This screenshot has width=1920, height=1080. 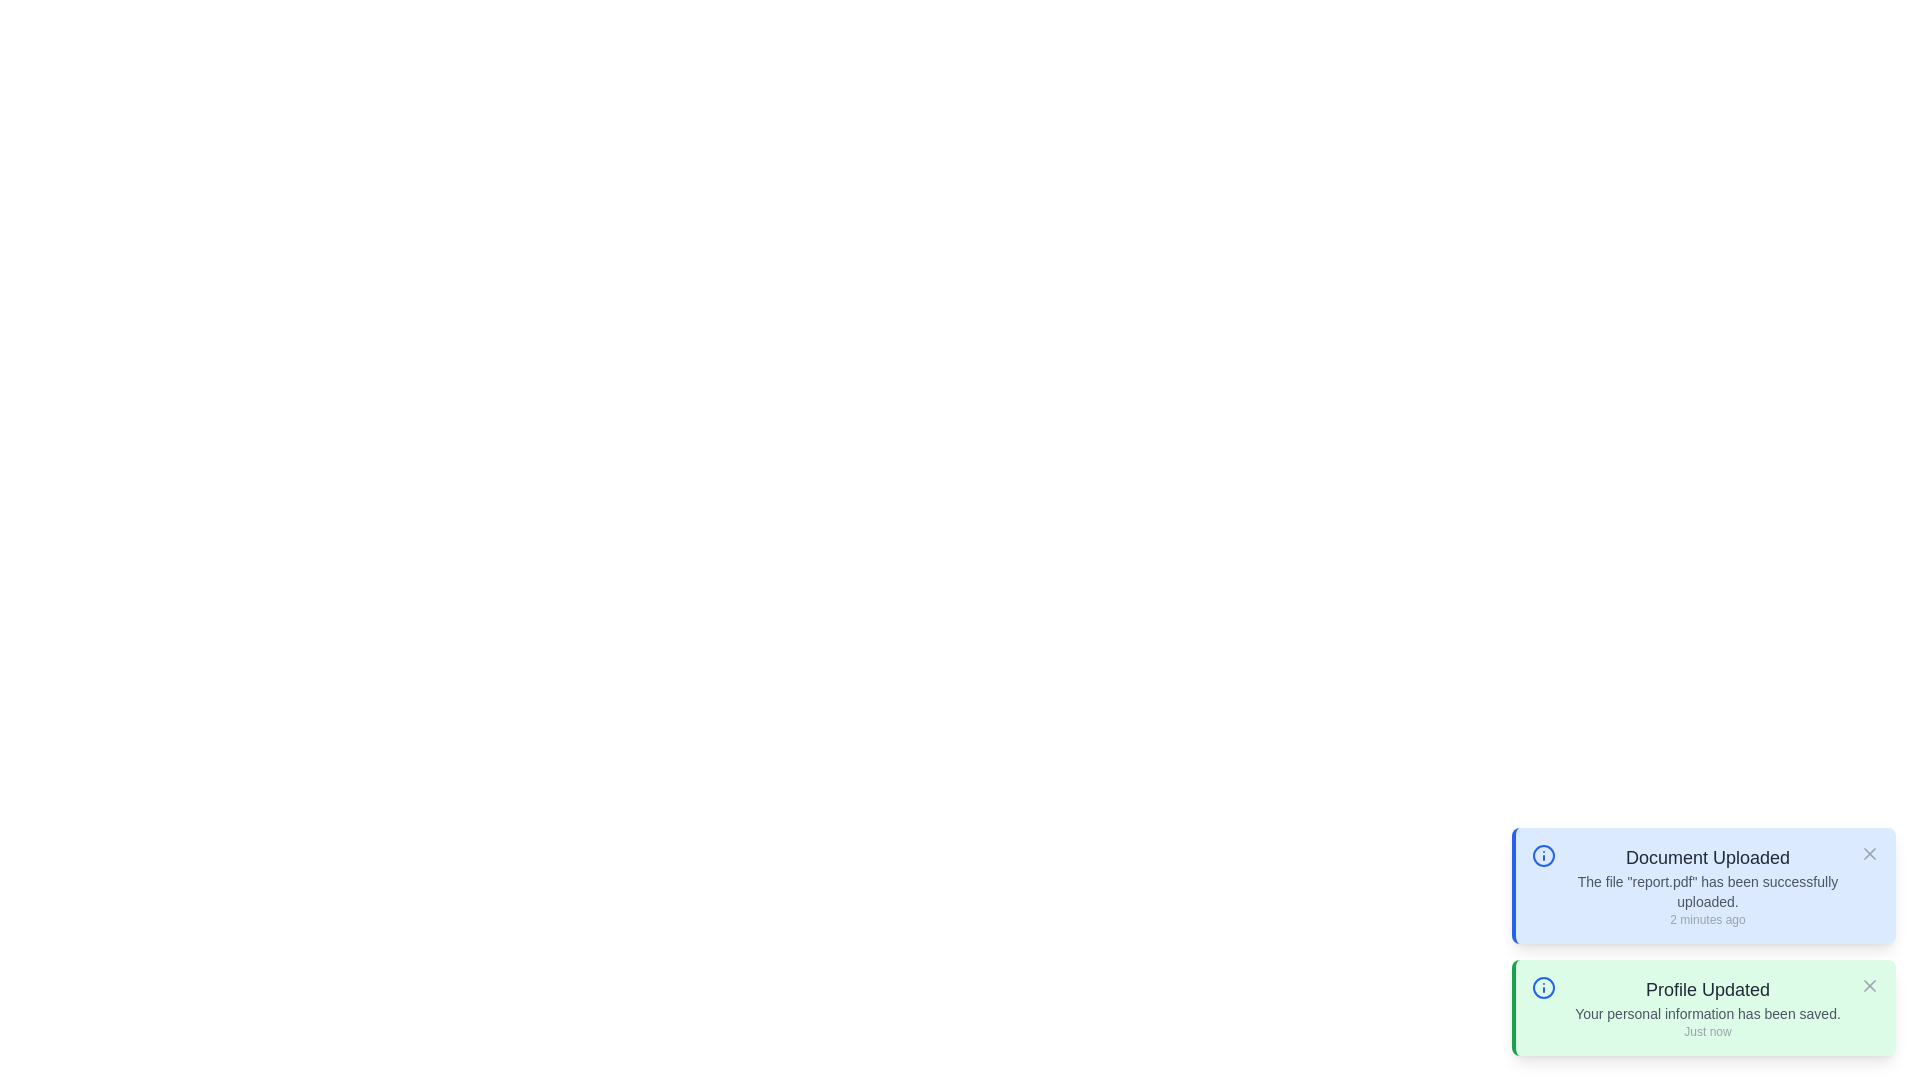 I want to click on the notification to focus on its details, so click(x=1707, y=885).